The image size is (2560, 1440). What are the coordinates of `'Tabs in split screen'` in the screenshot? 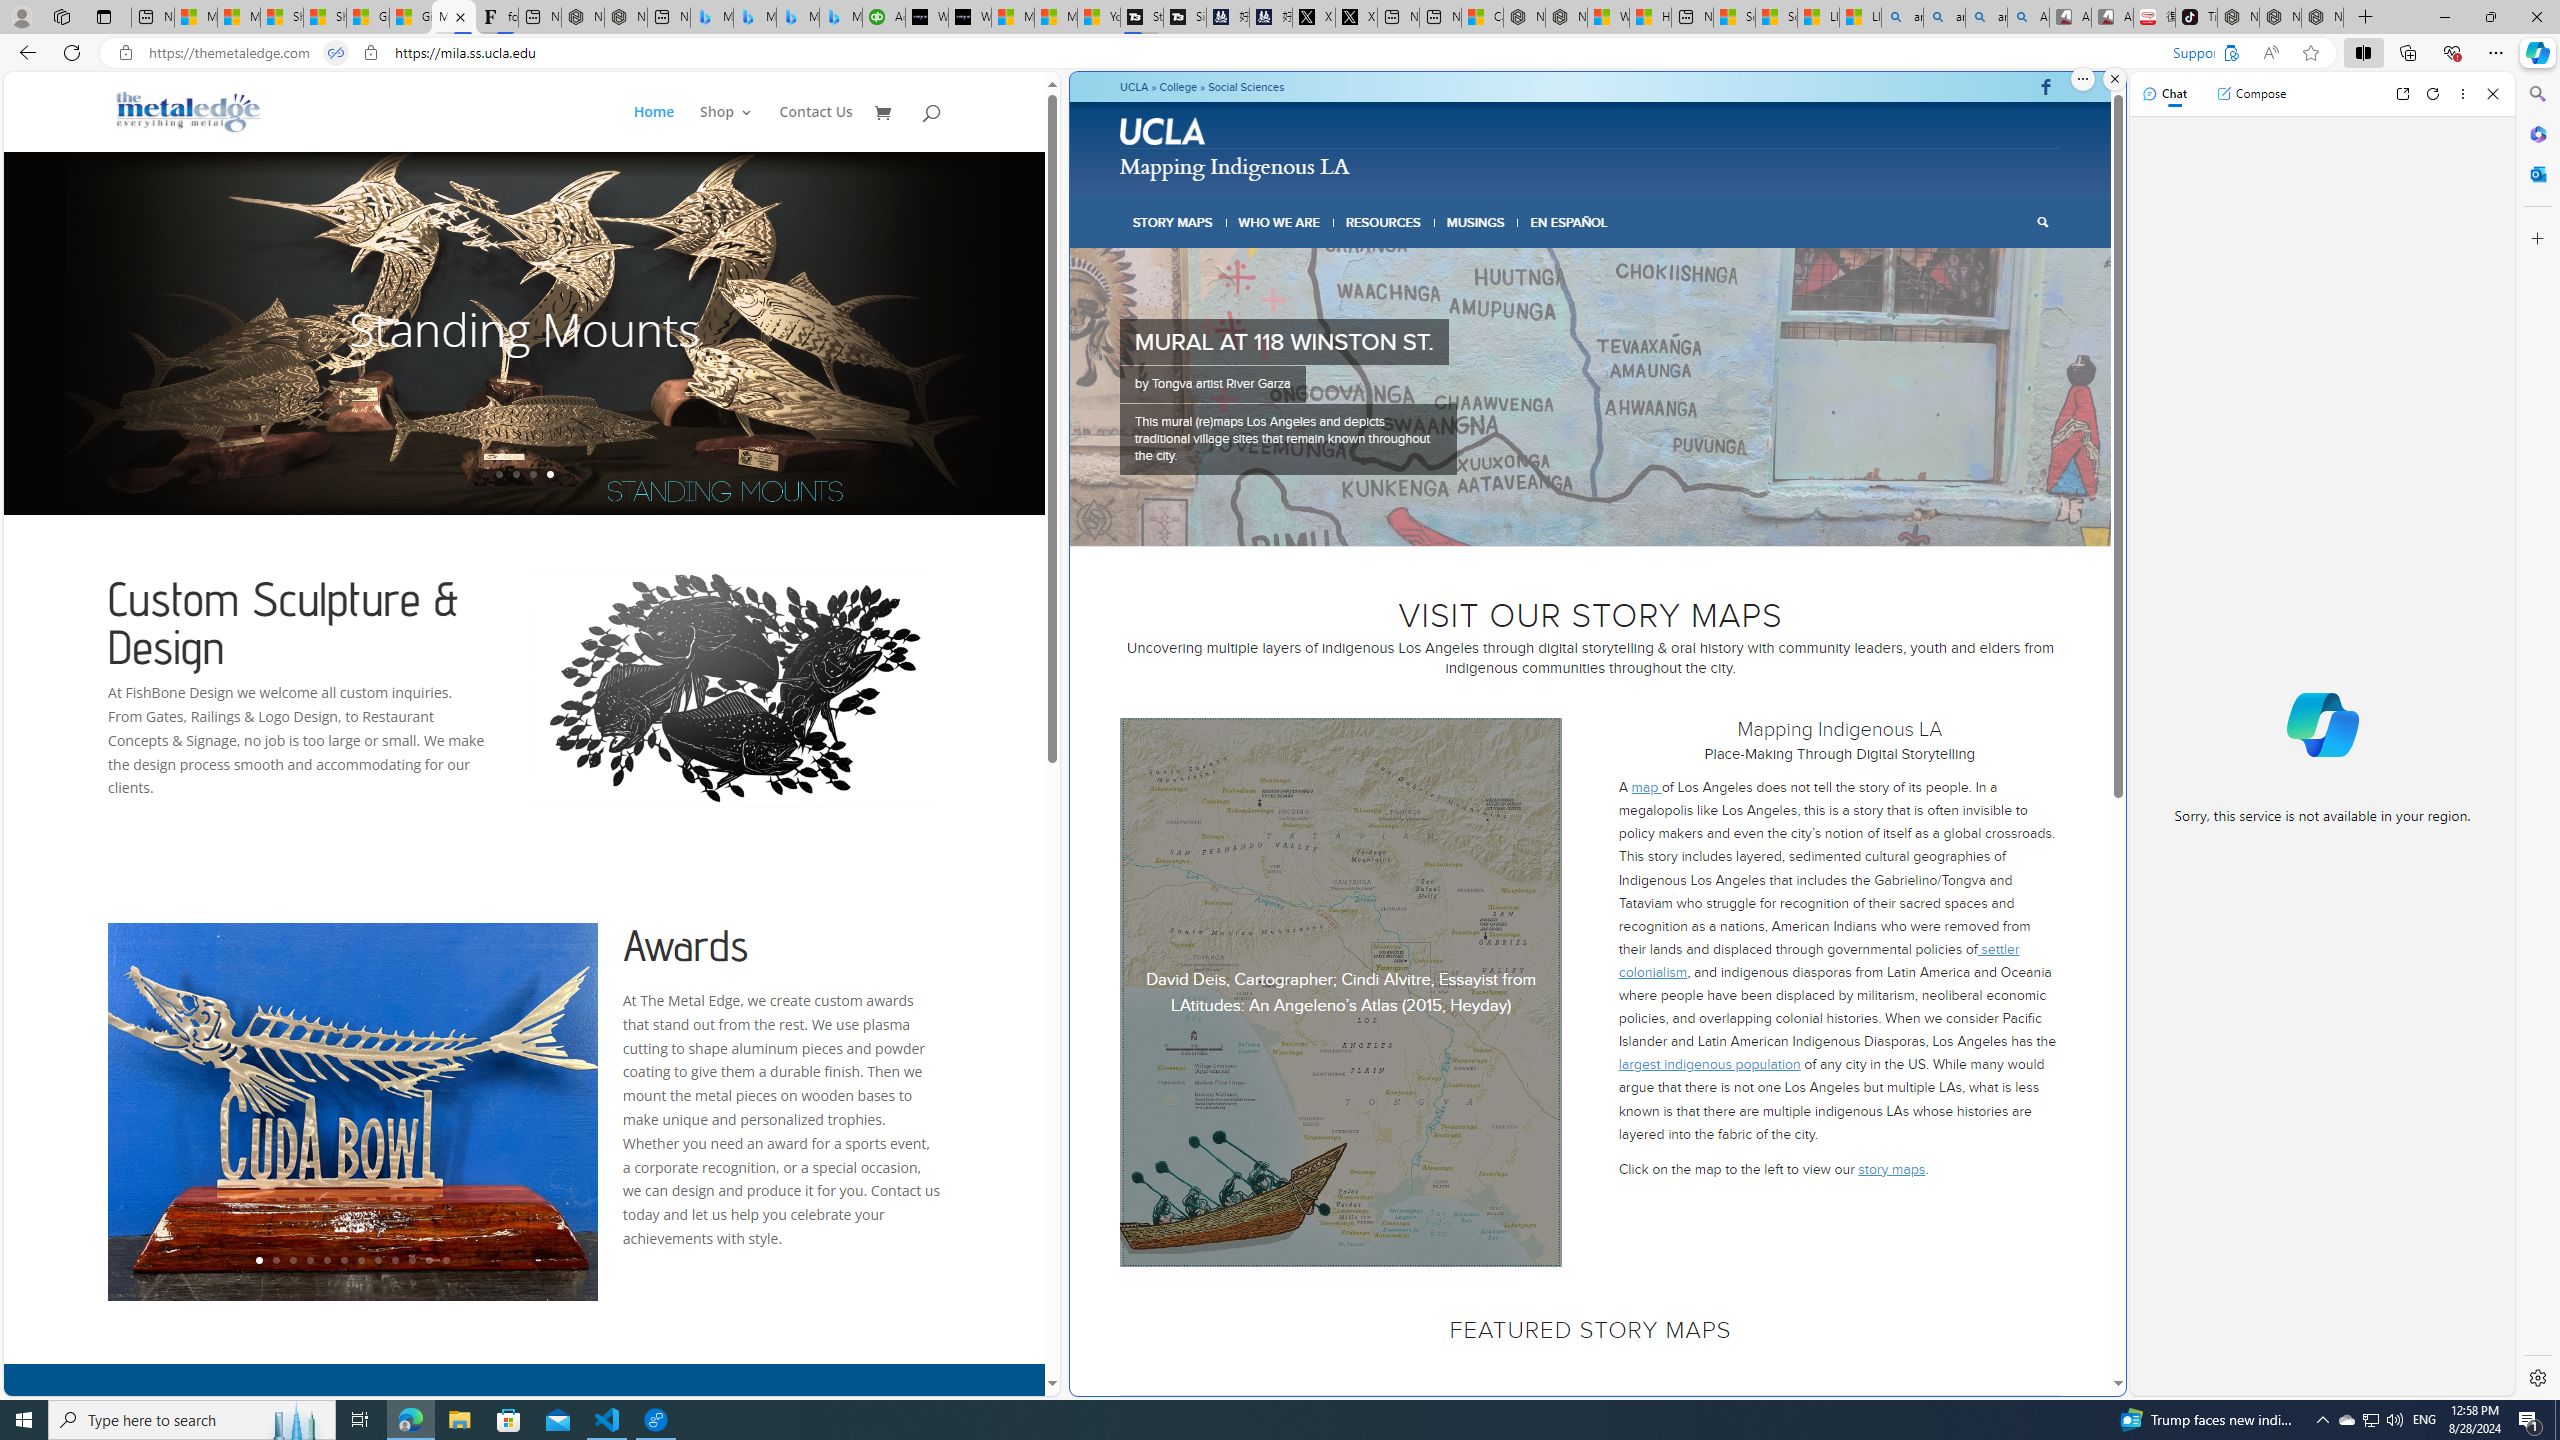 It's located at (334, 53).